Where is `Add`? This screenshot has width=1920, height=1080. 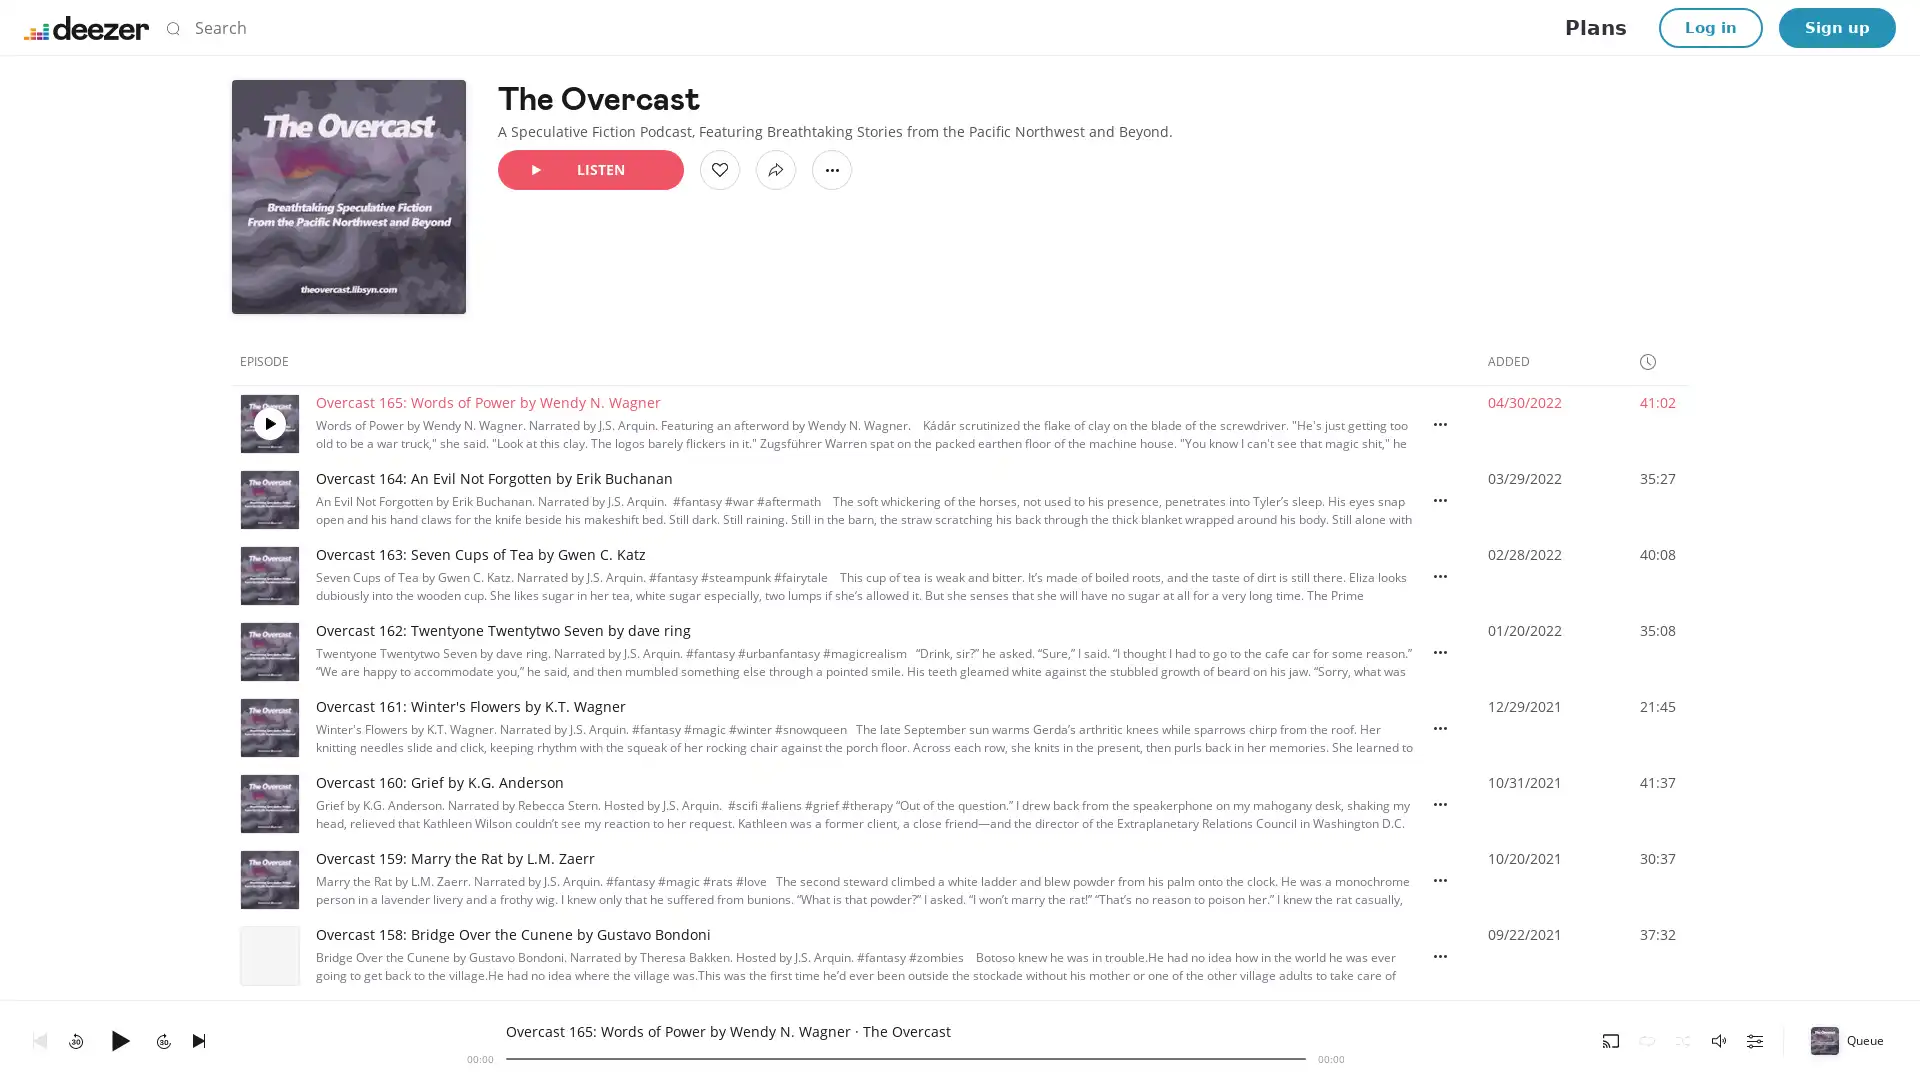
Add is located at coordinates (720, 168).